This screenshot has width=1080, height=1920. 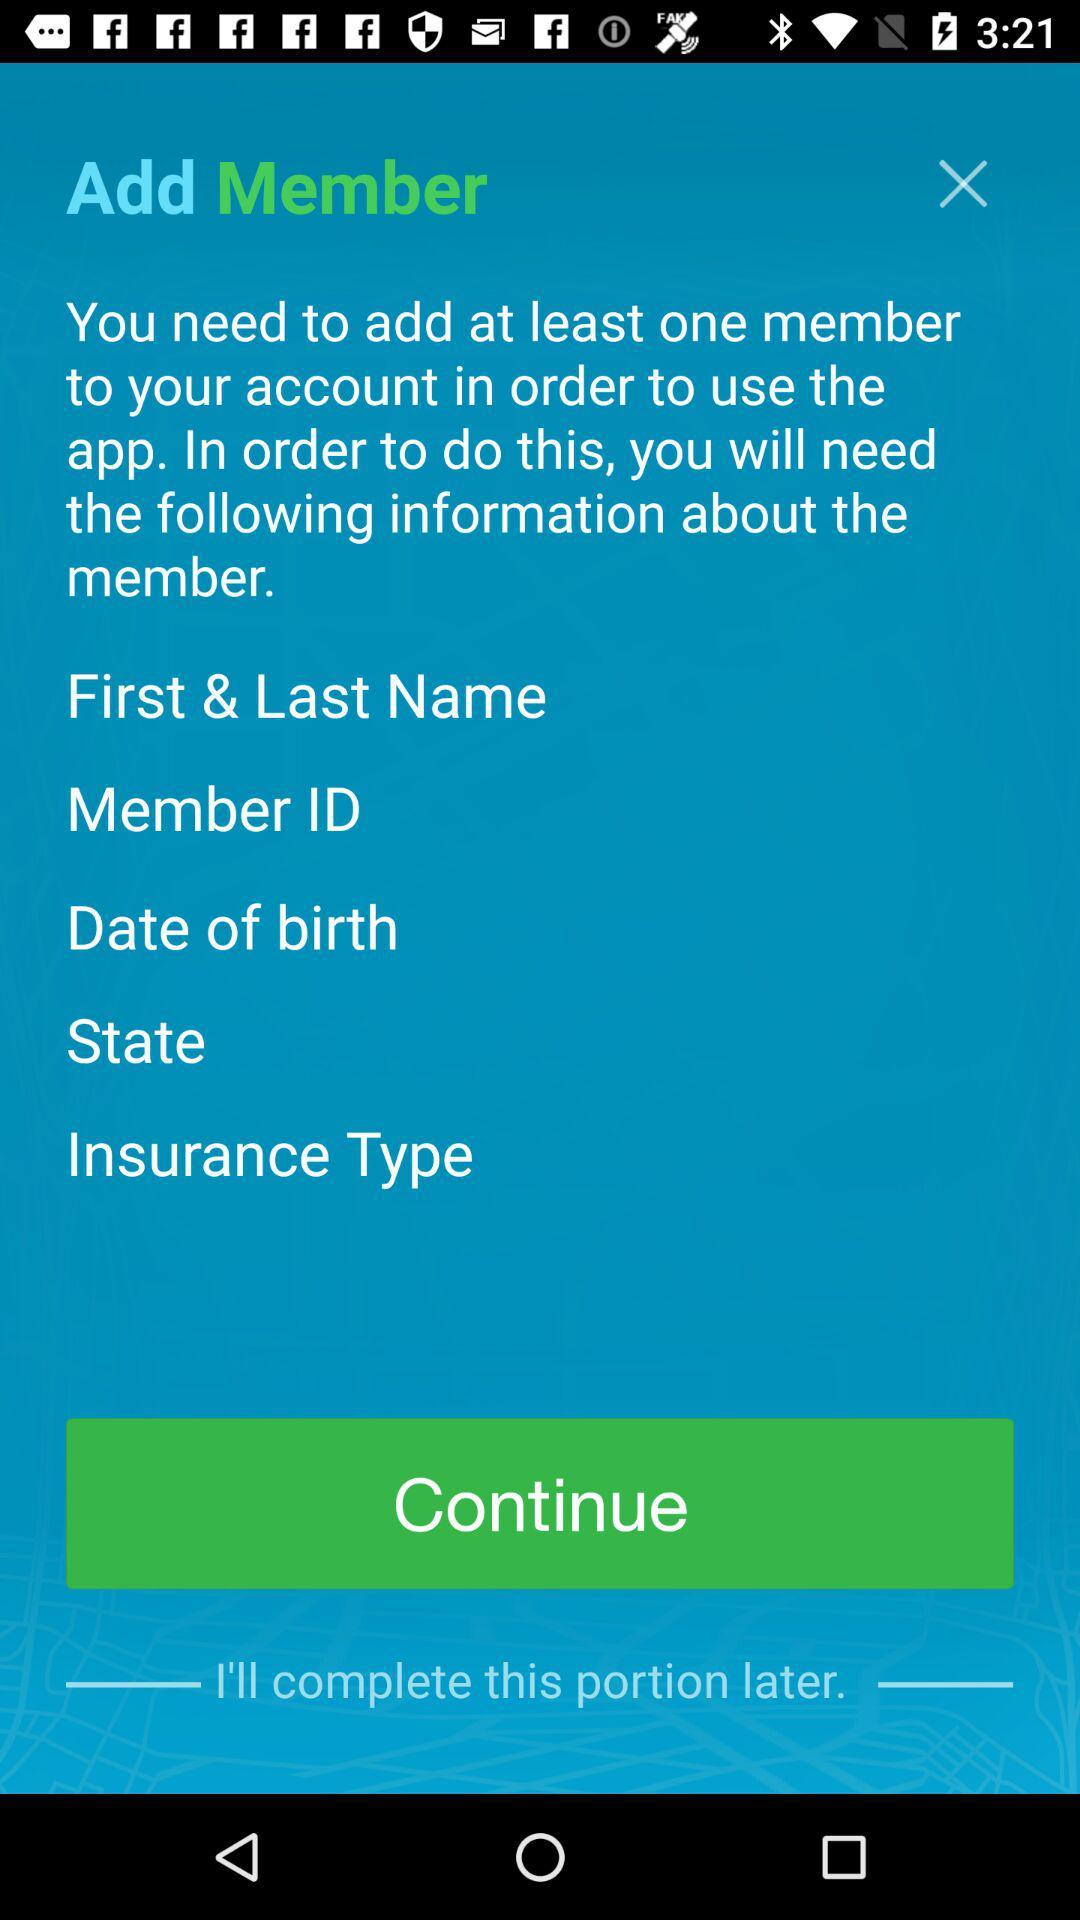 I want to click on icon above i ll complete icon, so click(x=540, y=1503).